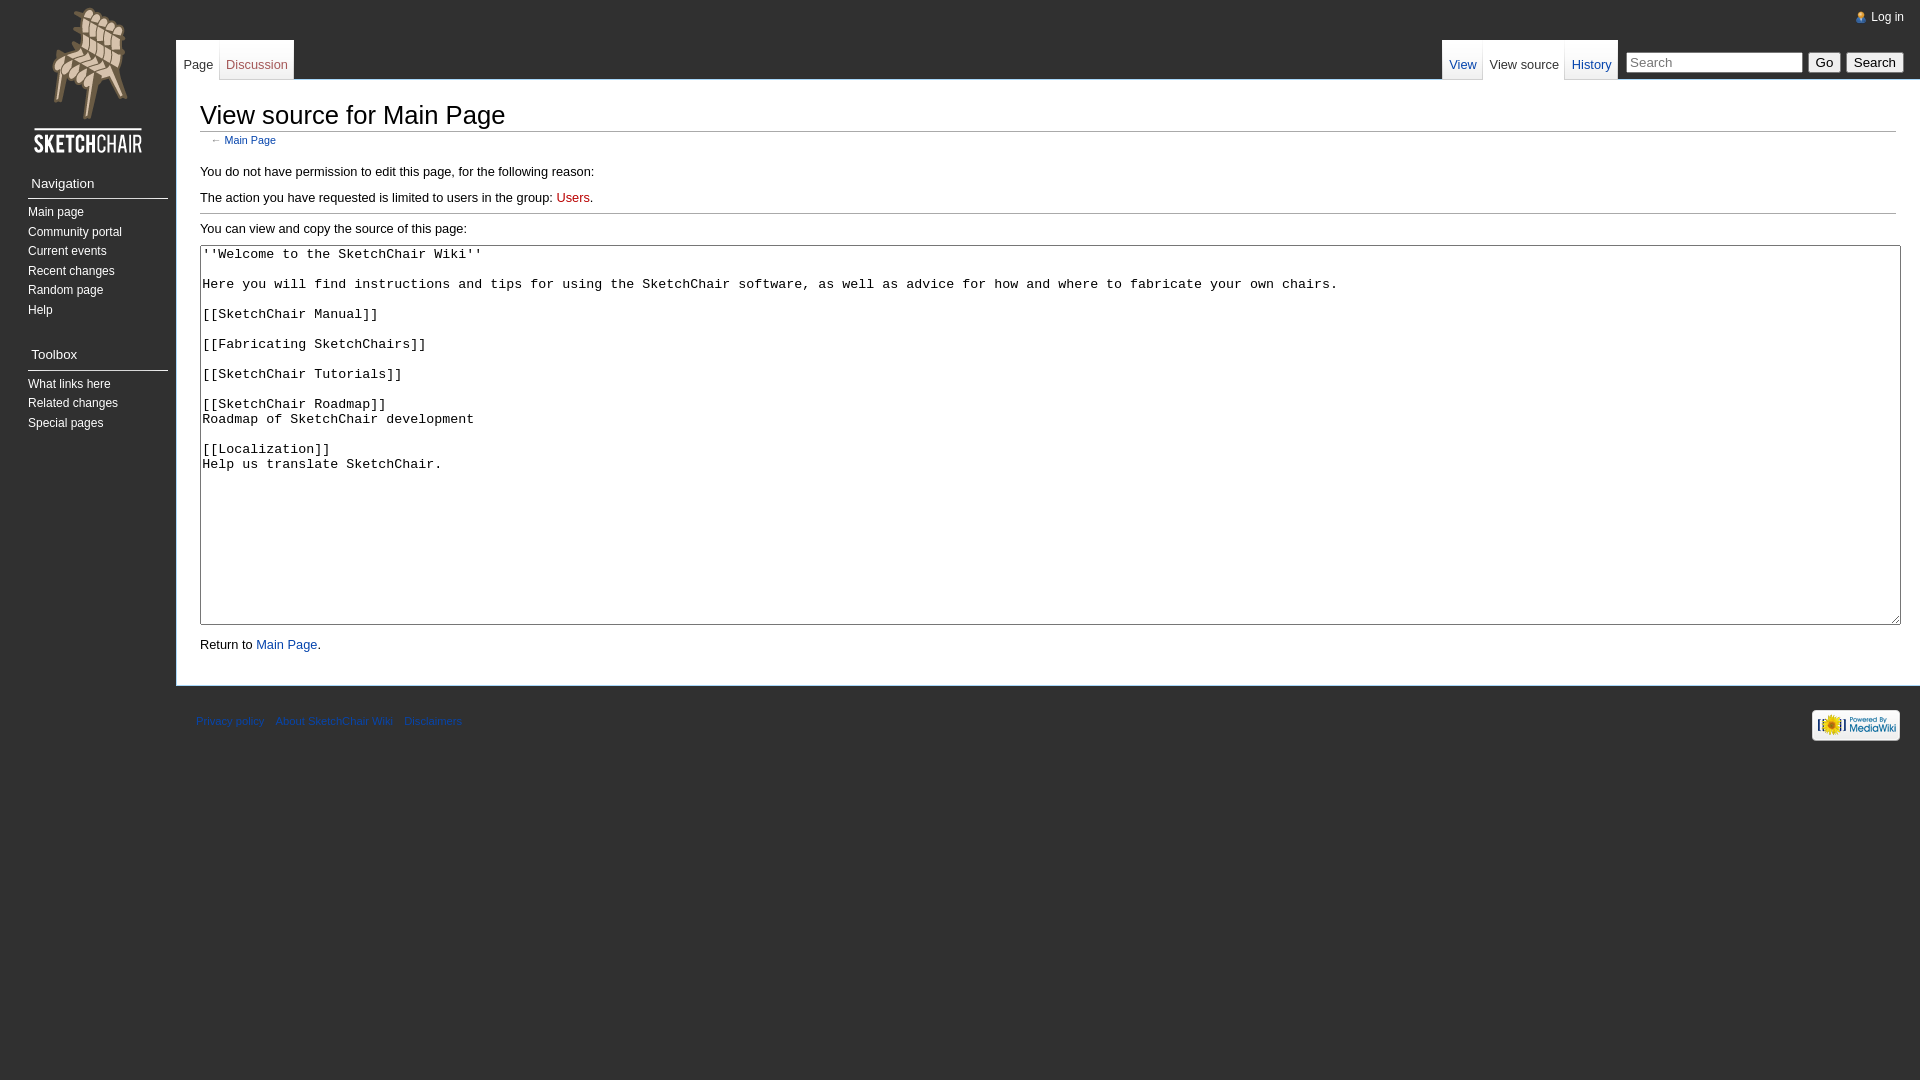 Image resolution: width=1920 pixels, height=1080 pixels. Describe the element at coordinates (28, 402) in the screenshot. I see `'Related changes'` at that location.